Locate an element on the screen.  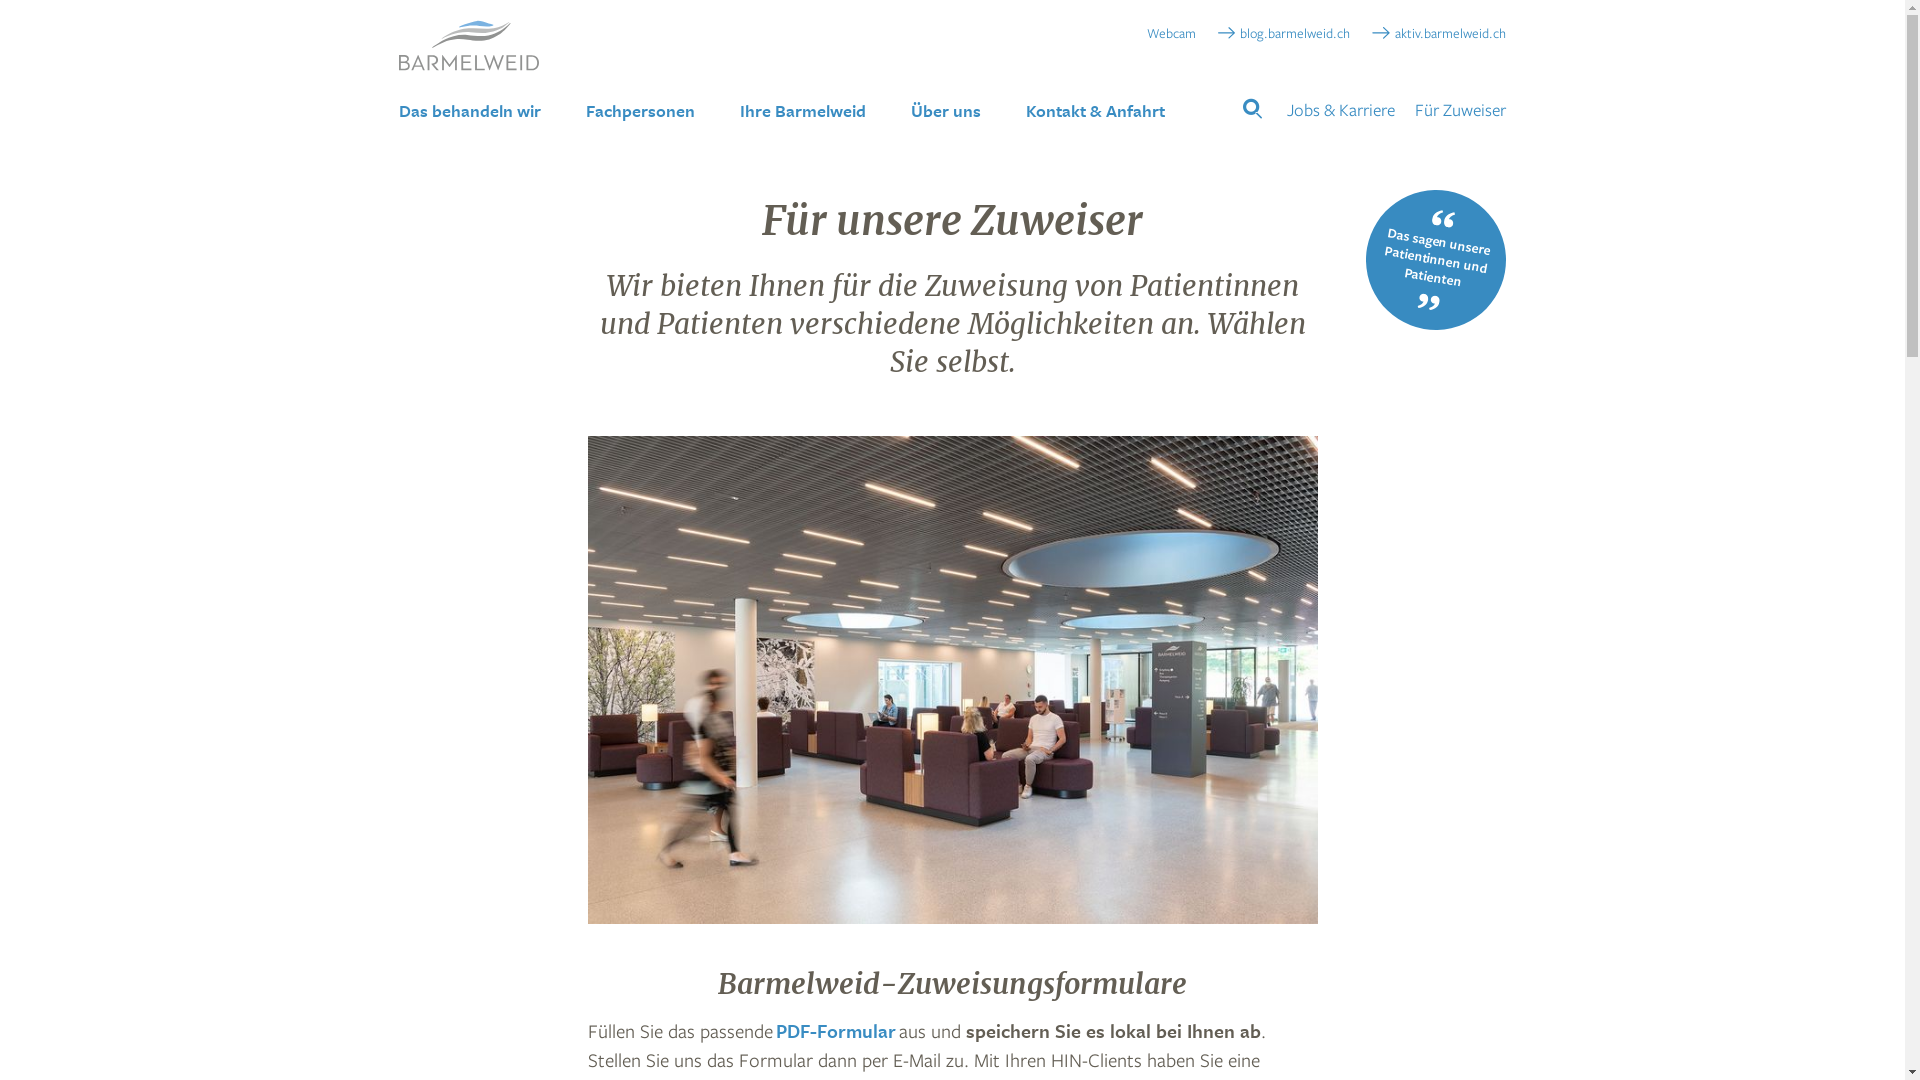
'Fachpersonen' is located at coordinates (640, 111).